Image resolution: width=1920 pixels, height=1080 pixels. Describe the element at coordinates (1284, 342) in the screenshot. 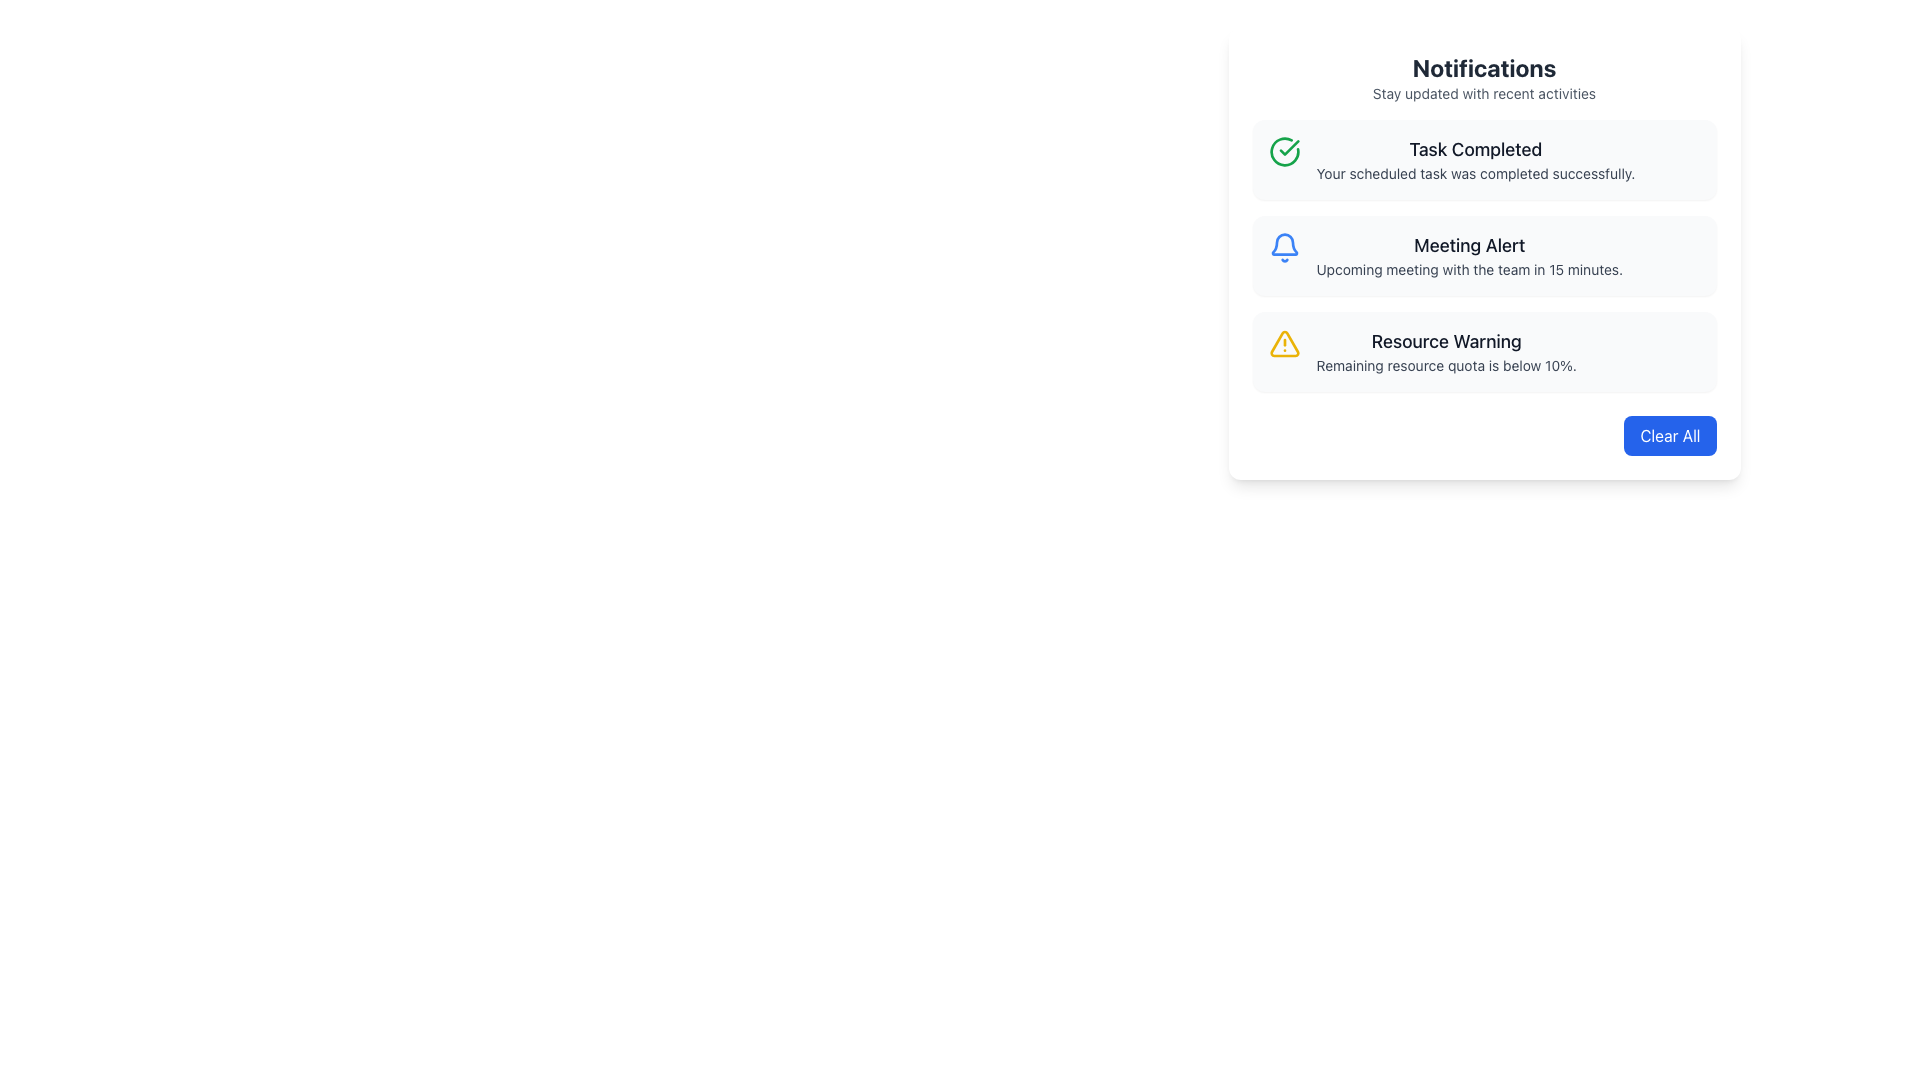

I see `the graphical icon representing the 'Resource Warning' notification` at that location.